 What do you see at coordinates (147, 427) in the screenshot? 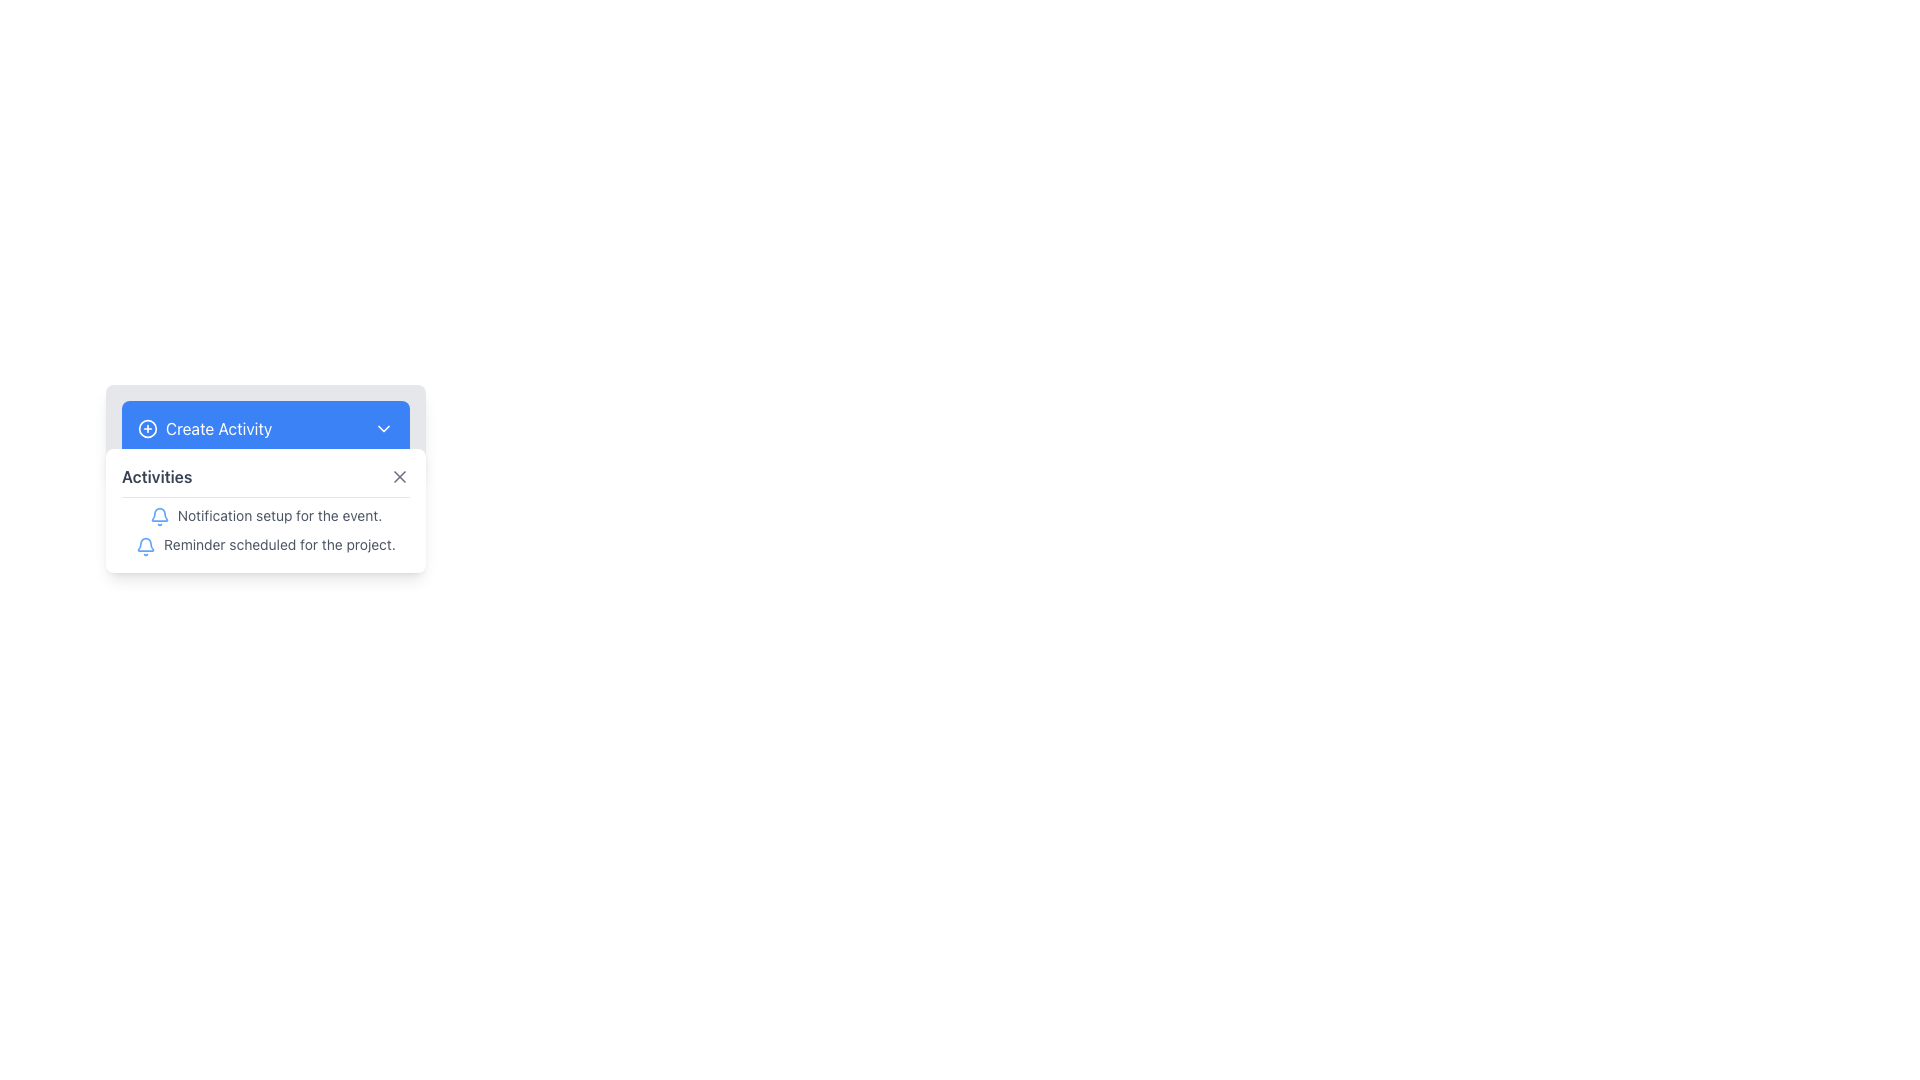
I see `the blue circular icon button with a plus sign inside it, located in the 'Create Activity' section` at bounding box center [147, 427].